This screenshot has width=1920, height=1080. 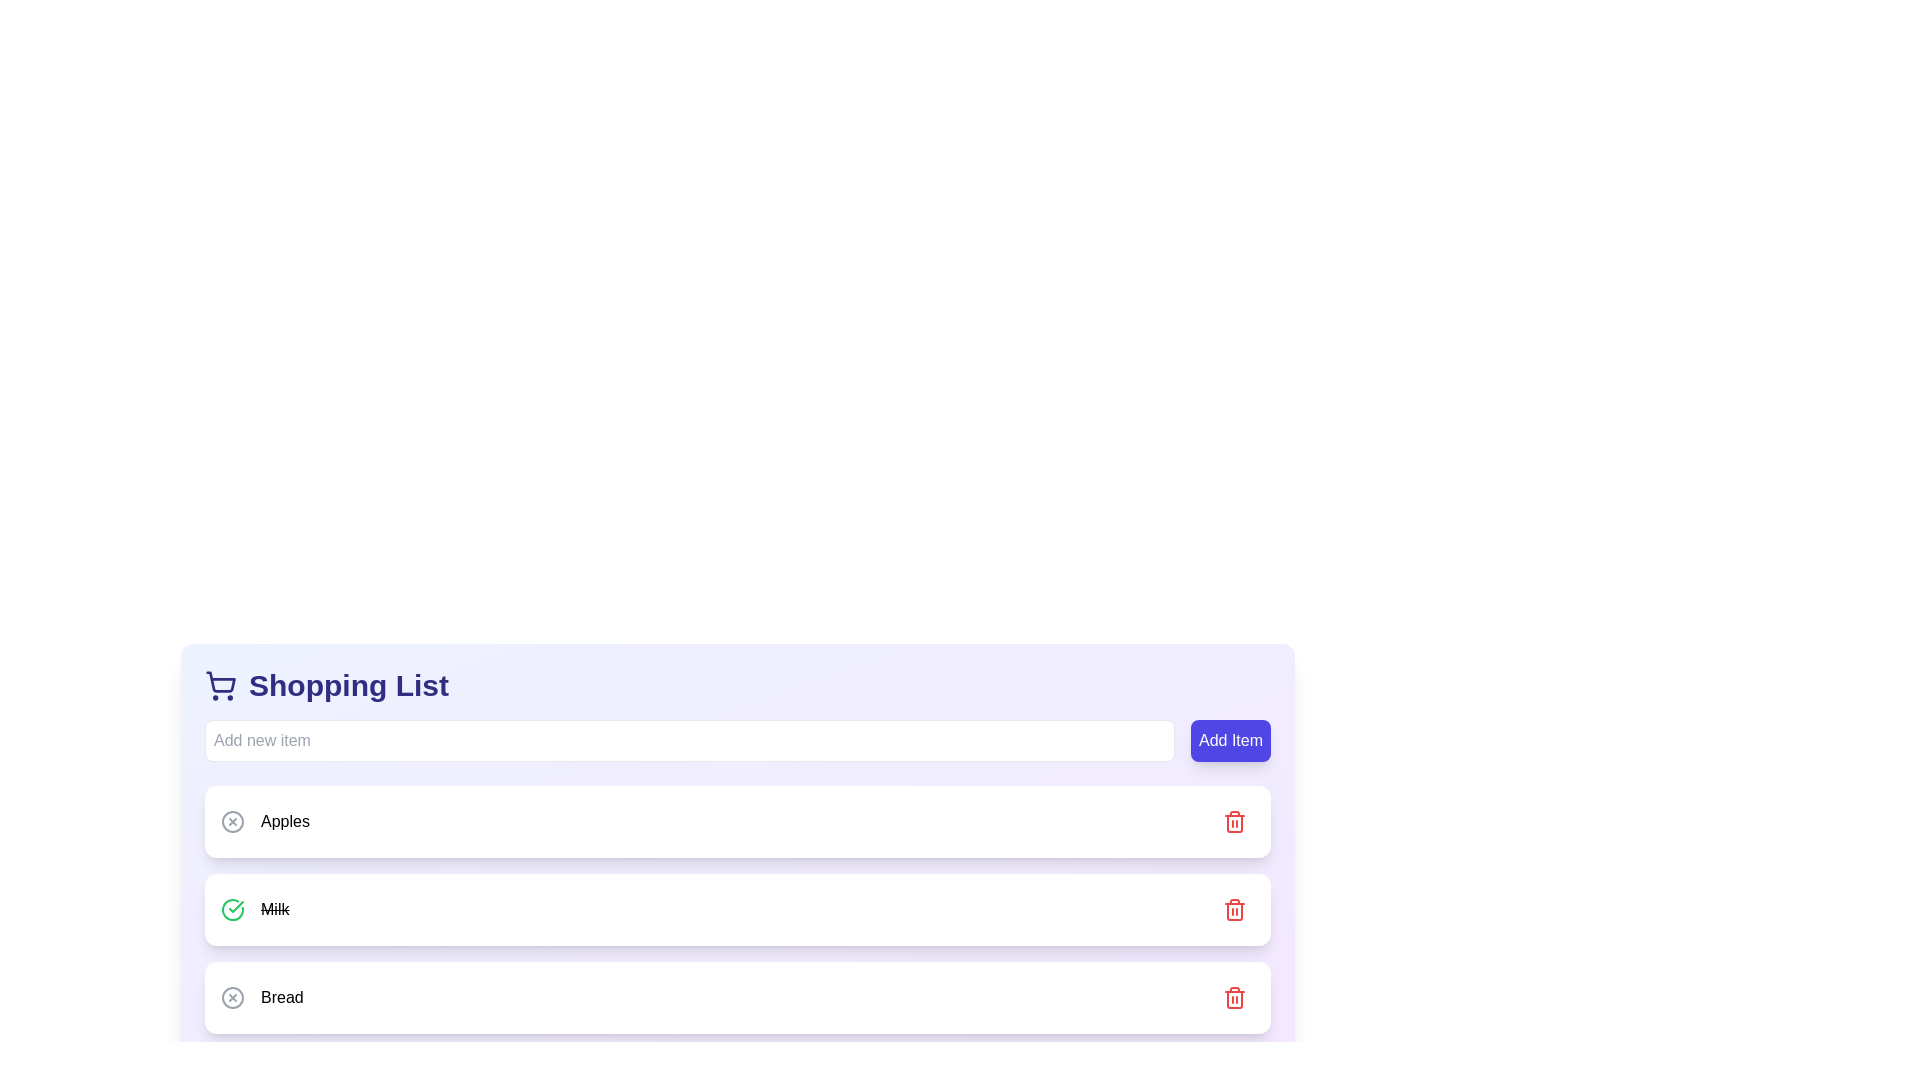 What do you see at coordinates (233, 910) in the screenshot?
I see `the circular icon within the SVG group that is adjacent to the text 'Milk' in the shopping list interface` at bounding box center [233, 910].